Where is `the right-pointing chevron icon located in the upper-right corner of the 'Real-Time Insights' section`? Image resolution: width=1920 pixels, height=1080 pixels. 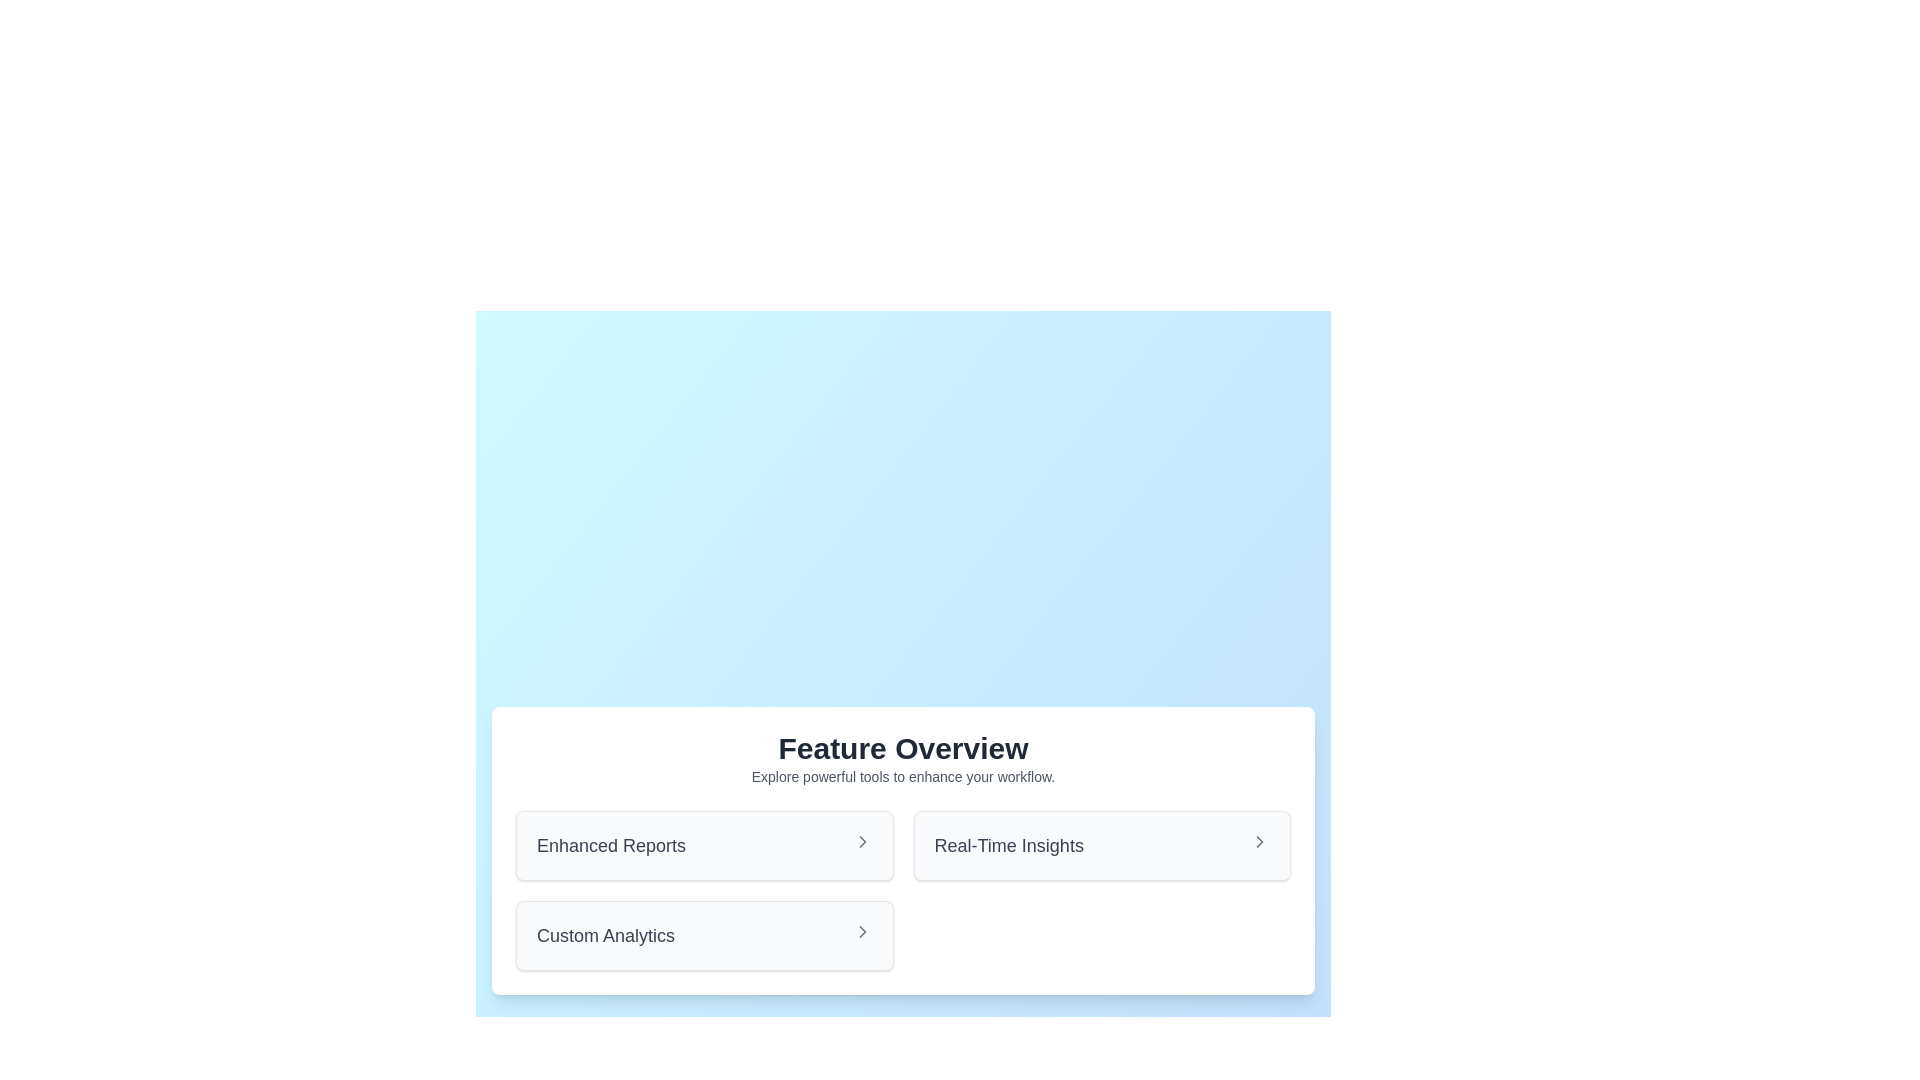 the right-pointing chevron icon located in the upper-right corner of the 'Real-Time Insights' section is located at coordinates (1258, 841).